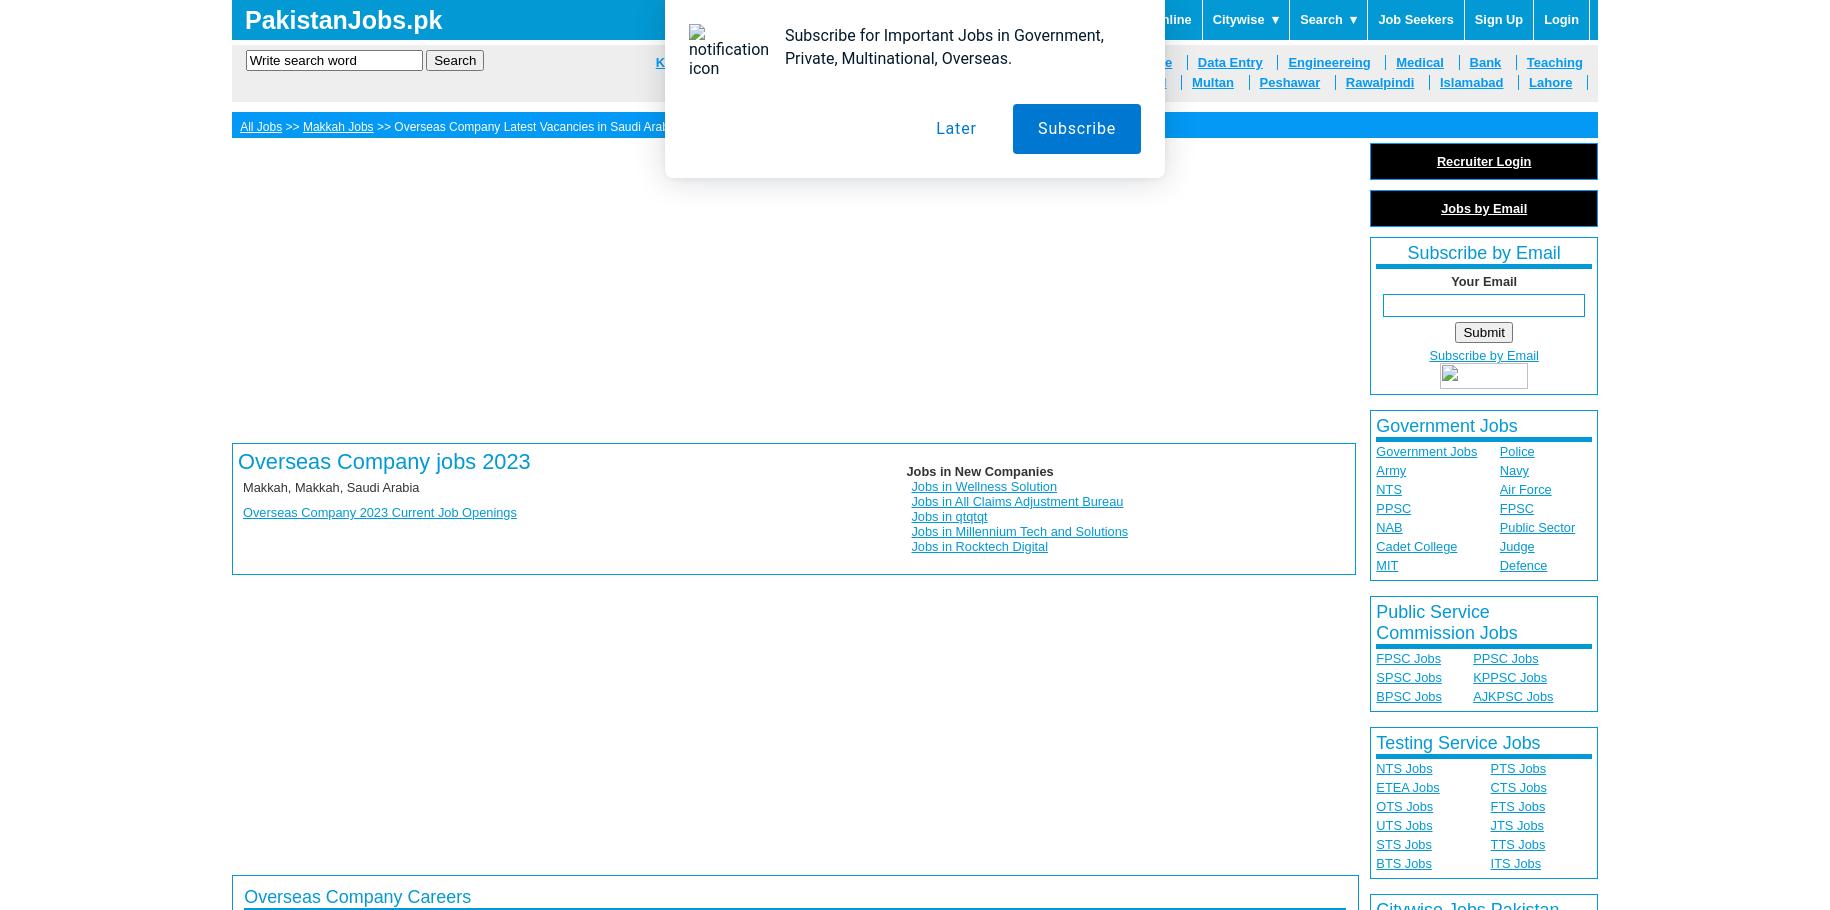 This screenshot has height=910, width=1830. What do you see at coordinates (910, 516) in the screenshot?
I see `'Jobs in qtqtqt'` at bounding box center [910, 516].